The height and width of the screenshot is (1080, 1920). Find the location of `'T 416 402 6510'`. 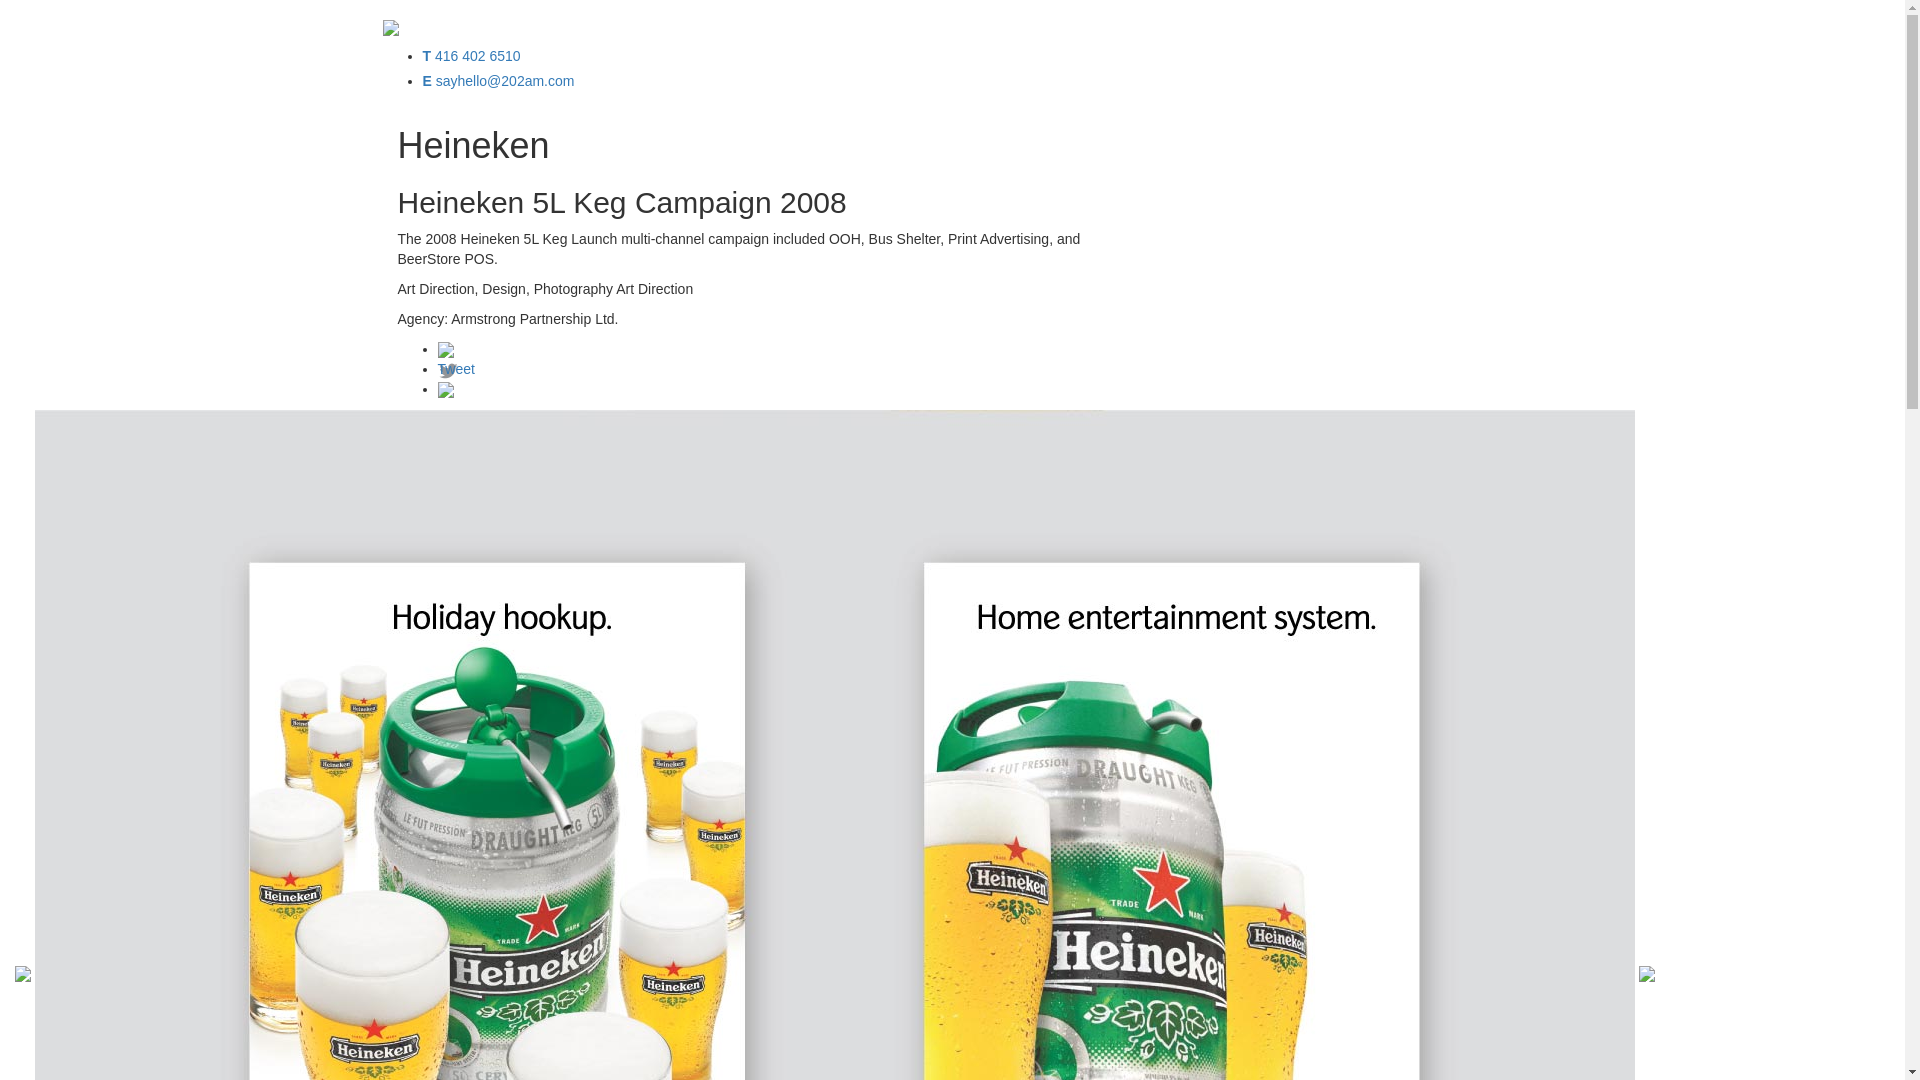

'T 416 402 6510' is located at coordinates (469, 55).